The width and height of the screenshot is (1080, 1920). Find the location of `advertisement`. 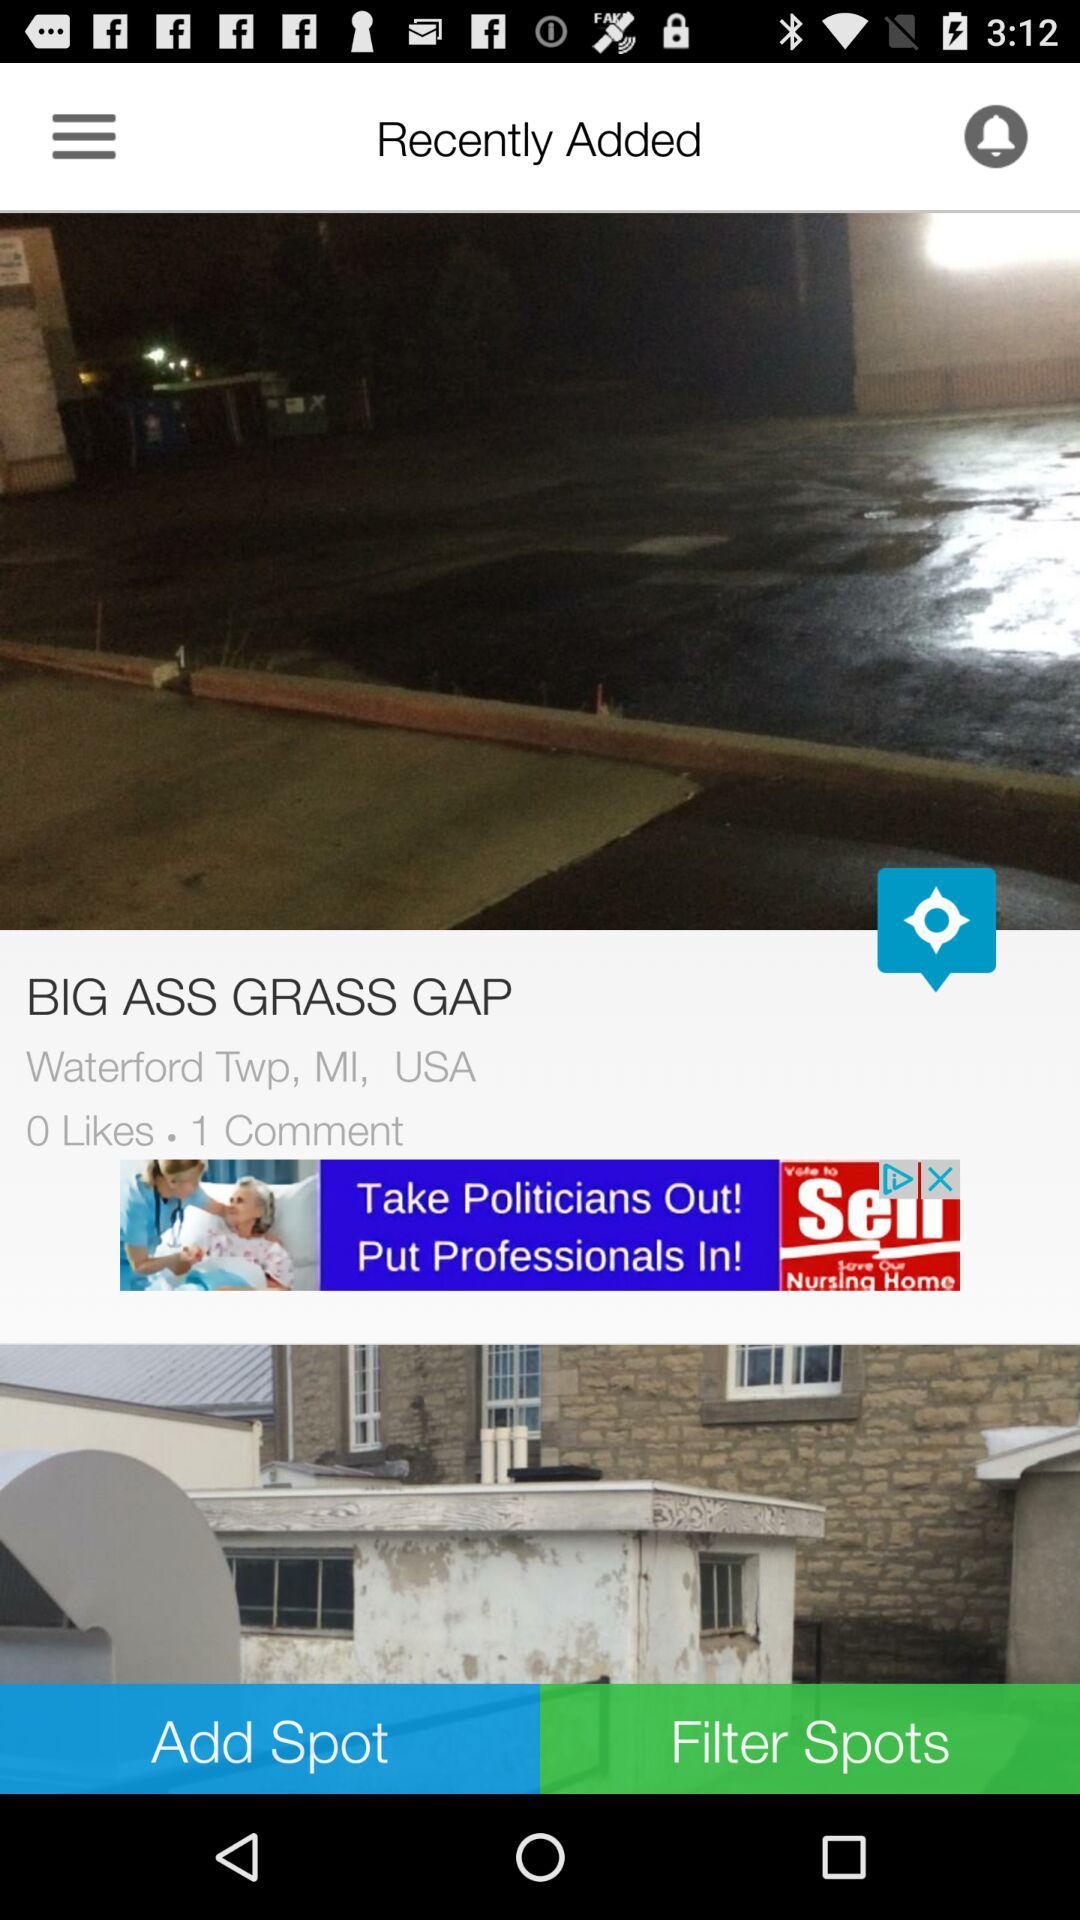

advertisement is located at coordinates (540, 1224).